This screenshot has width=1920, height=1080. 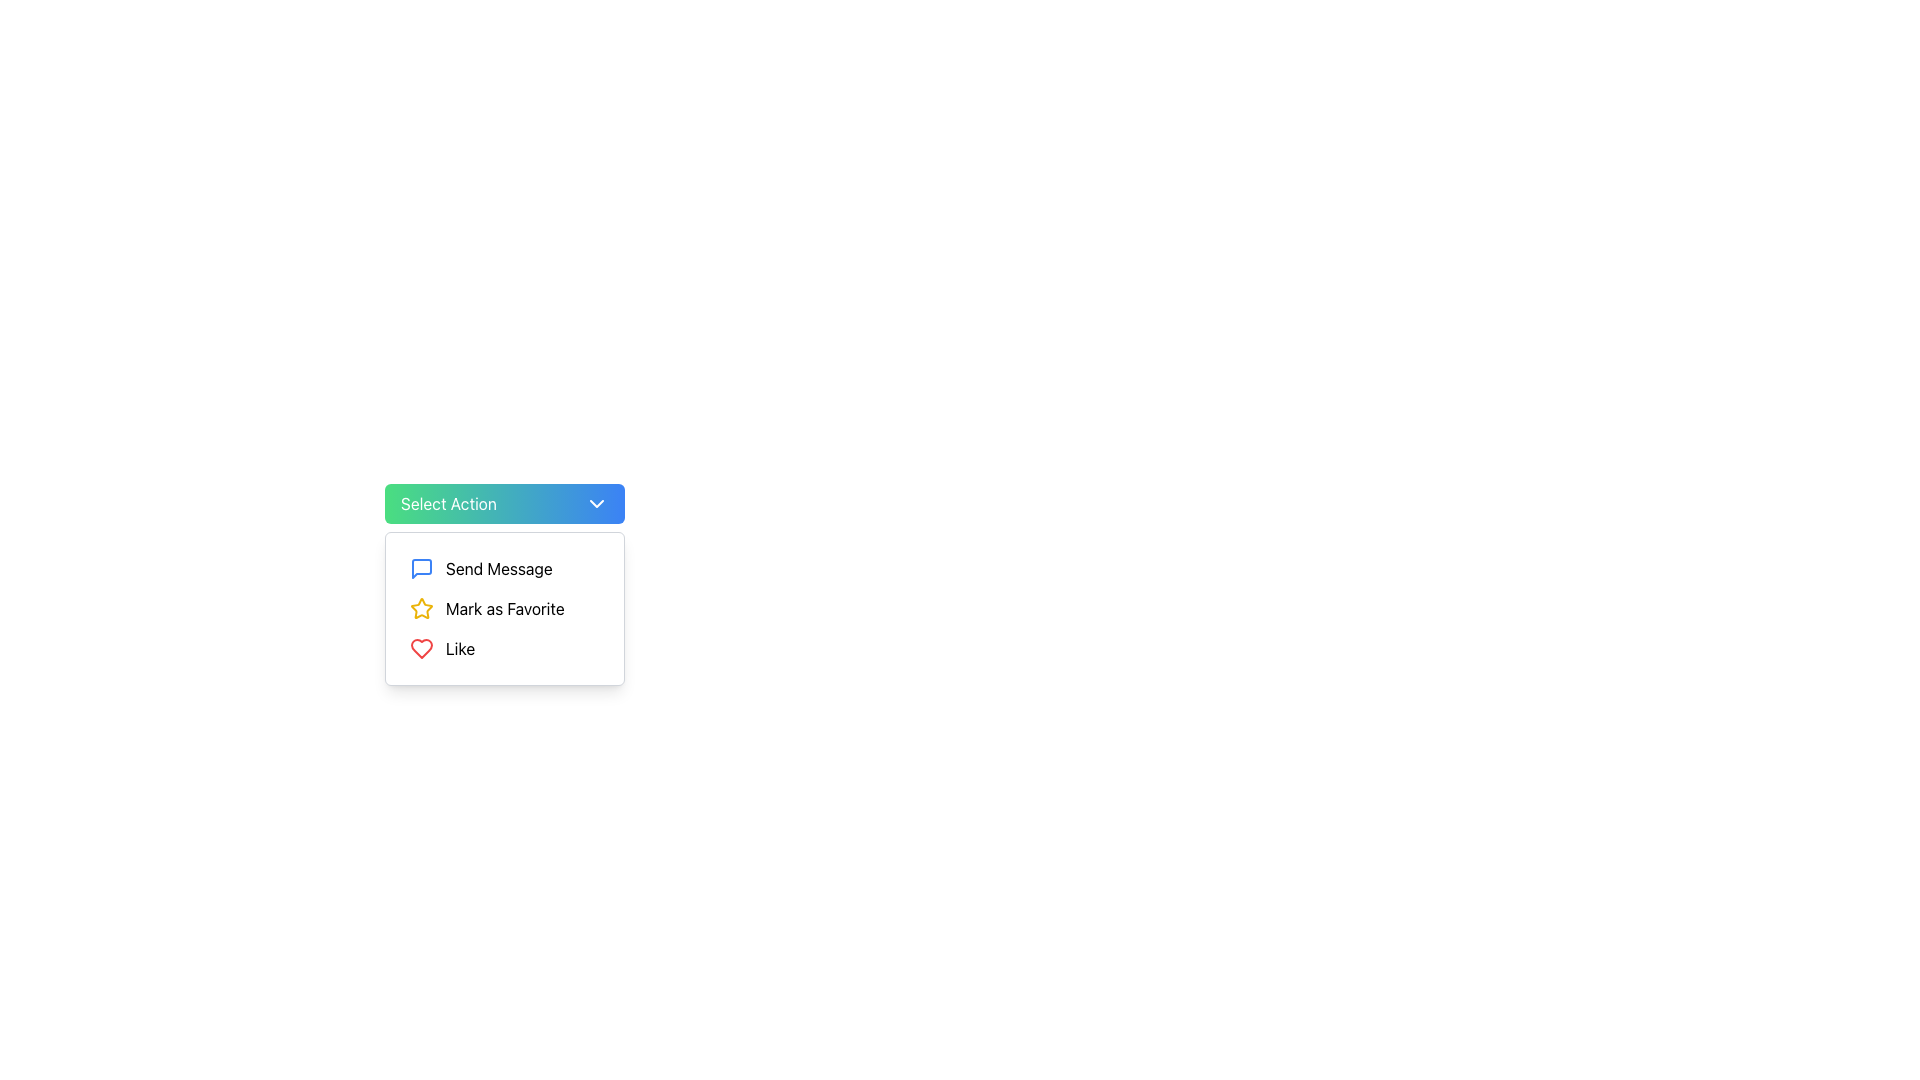 What do you see at coordinates (595, 503) in the screenshot?
I see `the small downward-pointing chevron icon, which is located inside the 'Select Action' button with a gradient background` at bounding box center [595, 503].